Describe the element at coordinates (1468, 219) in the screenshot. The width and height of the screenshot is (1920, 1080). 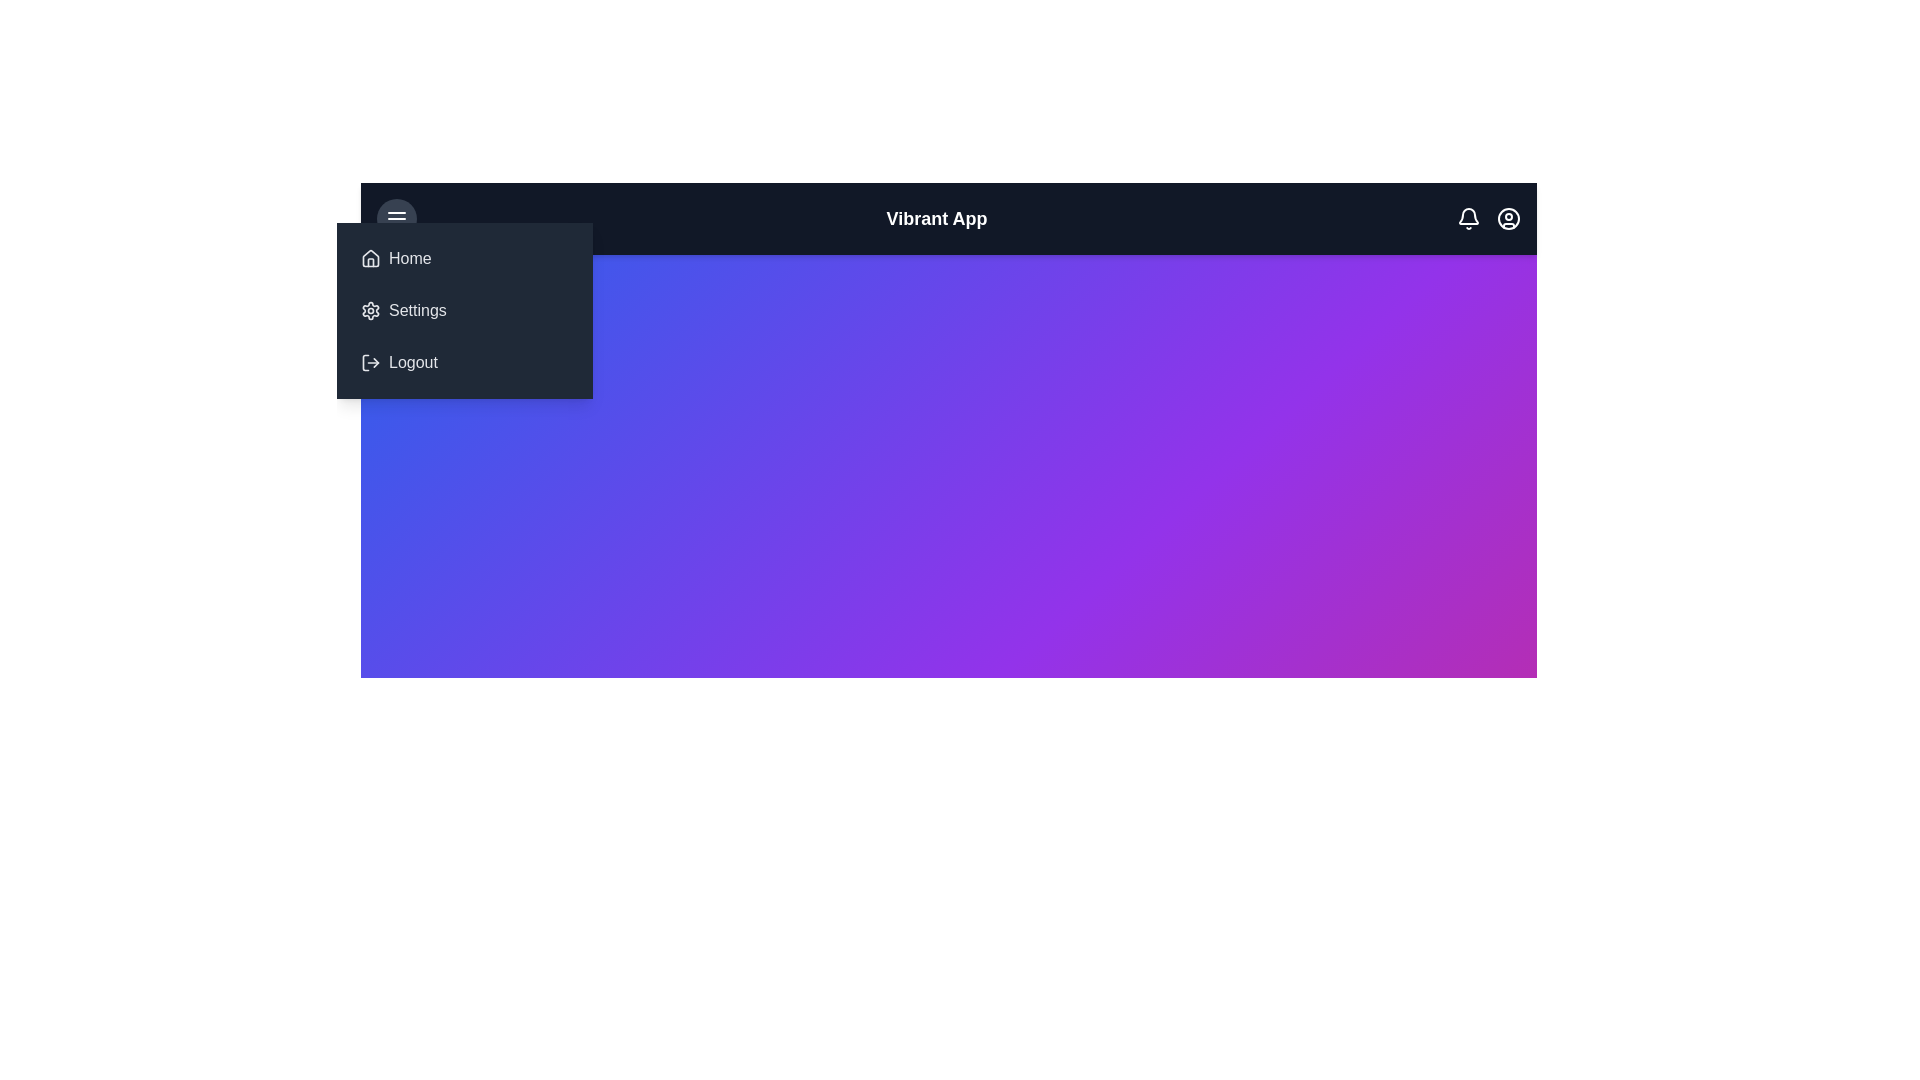
I see `the notification icon to view notifications` at that location.